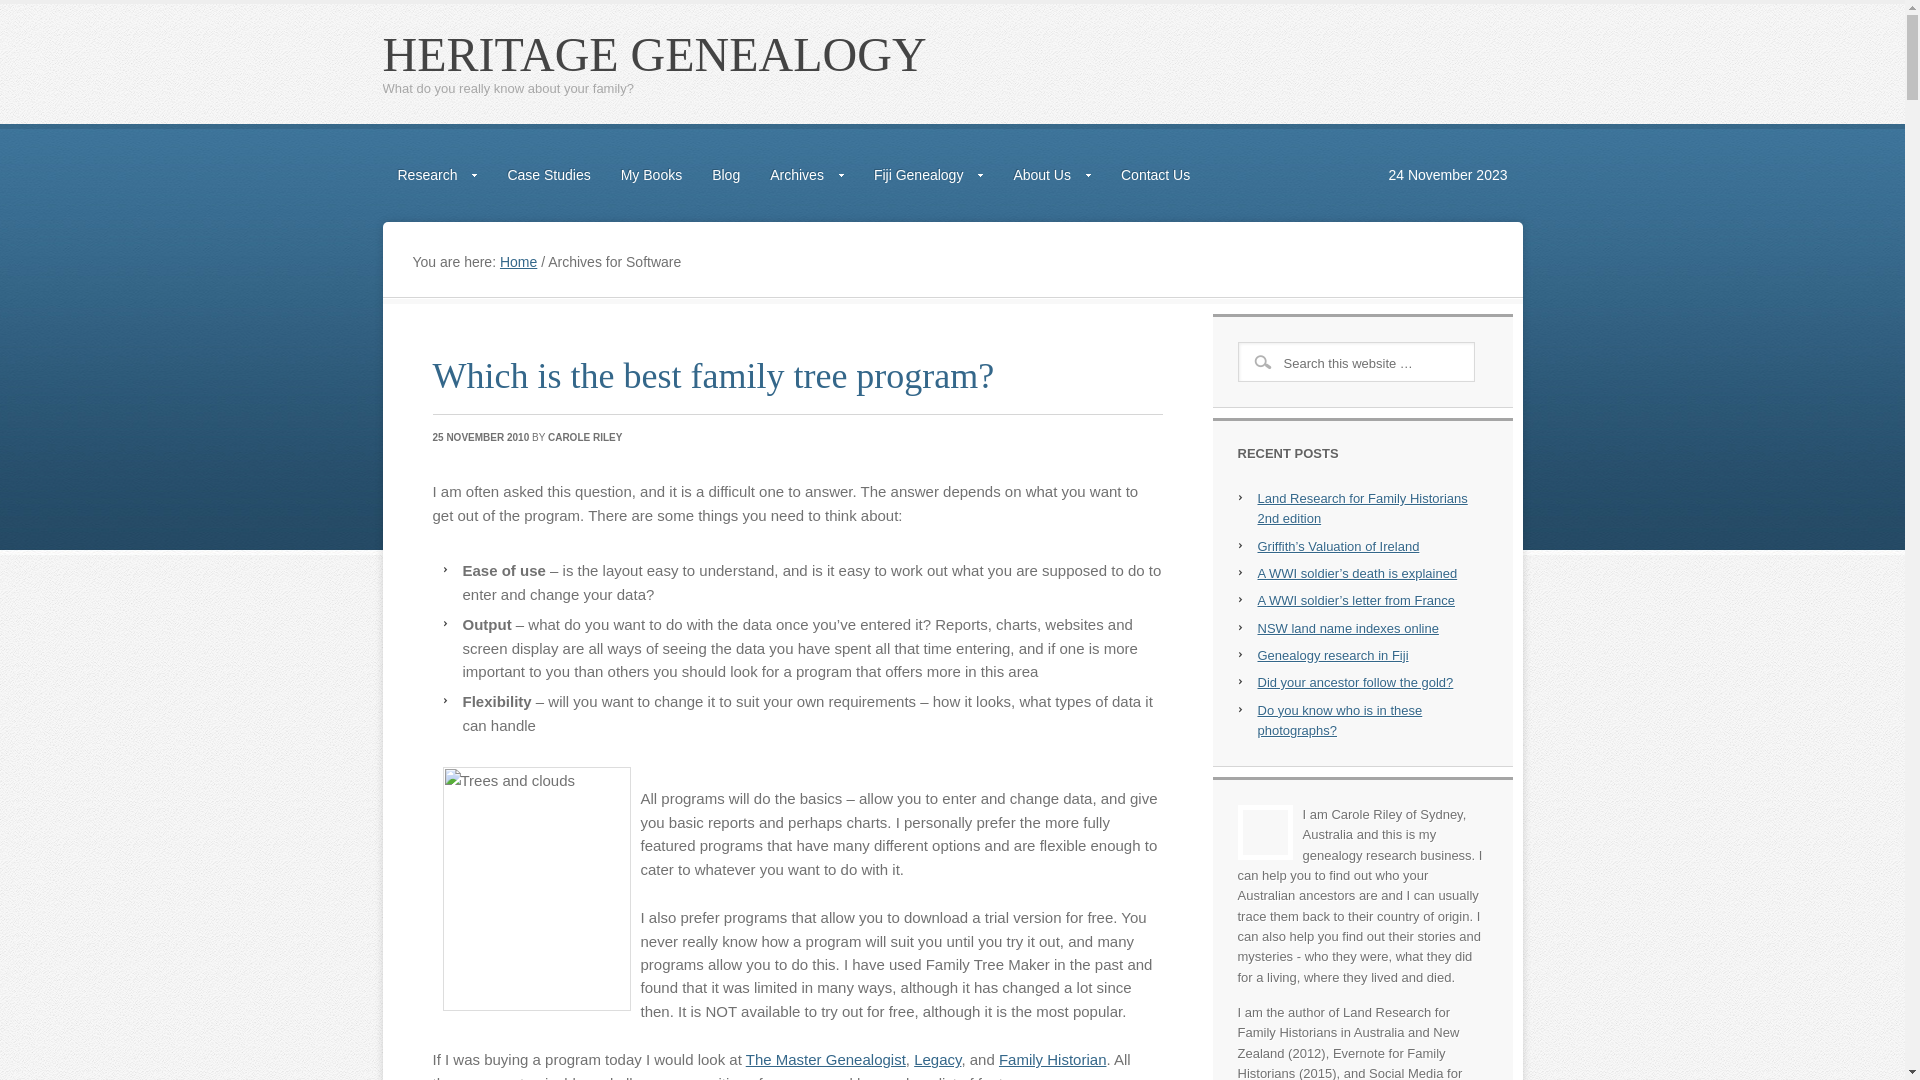  I want to click on 'My Books', so click(651, 174).